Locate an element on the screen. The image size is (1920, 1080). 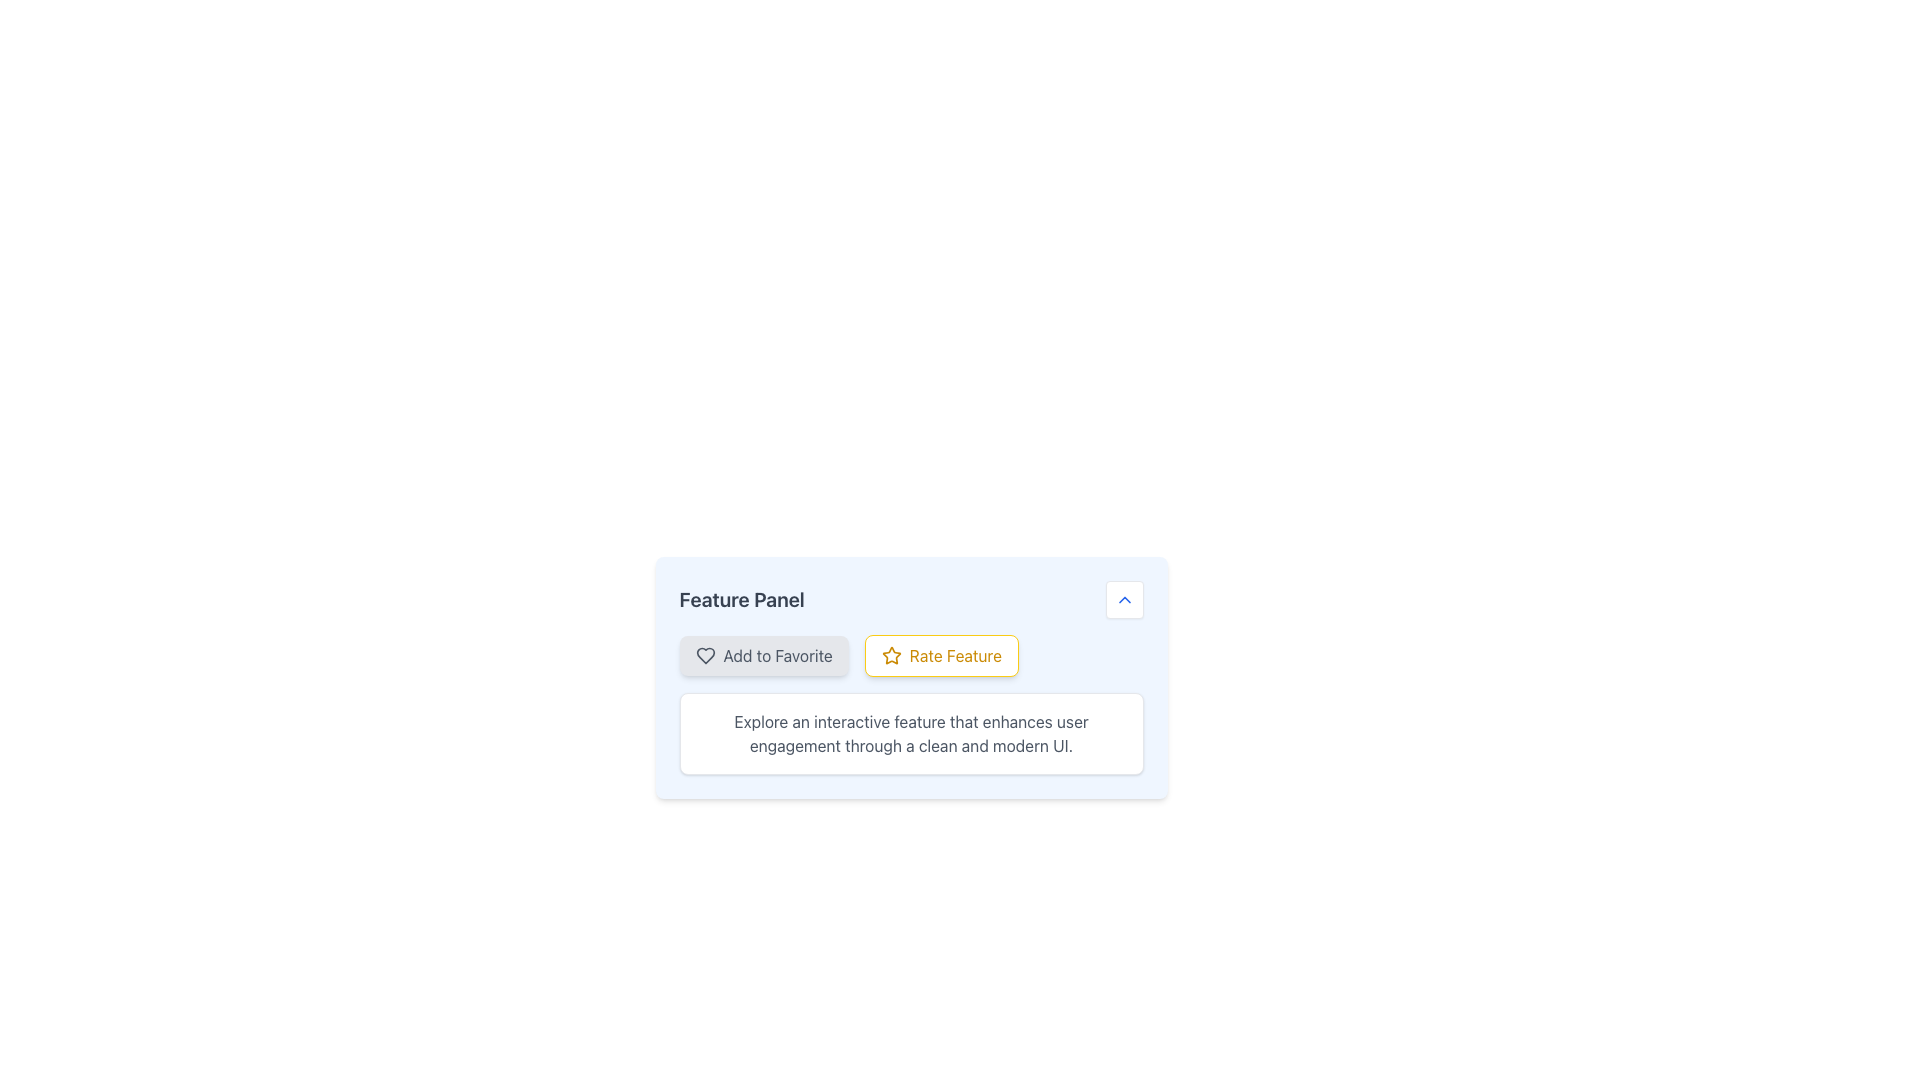
the rating button located within the 'Feature Panel', positioned to the right of the 'Add to Favorite' button is located at coordinates (940, 655).